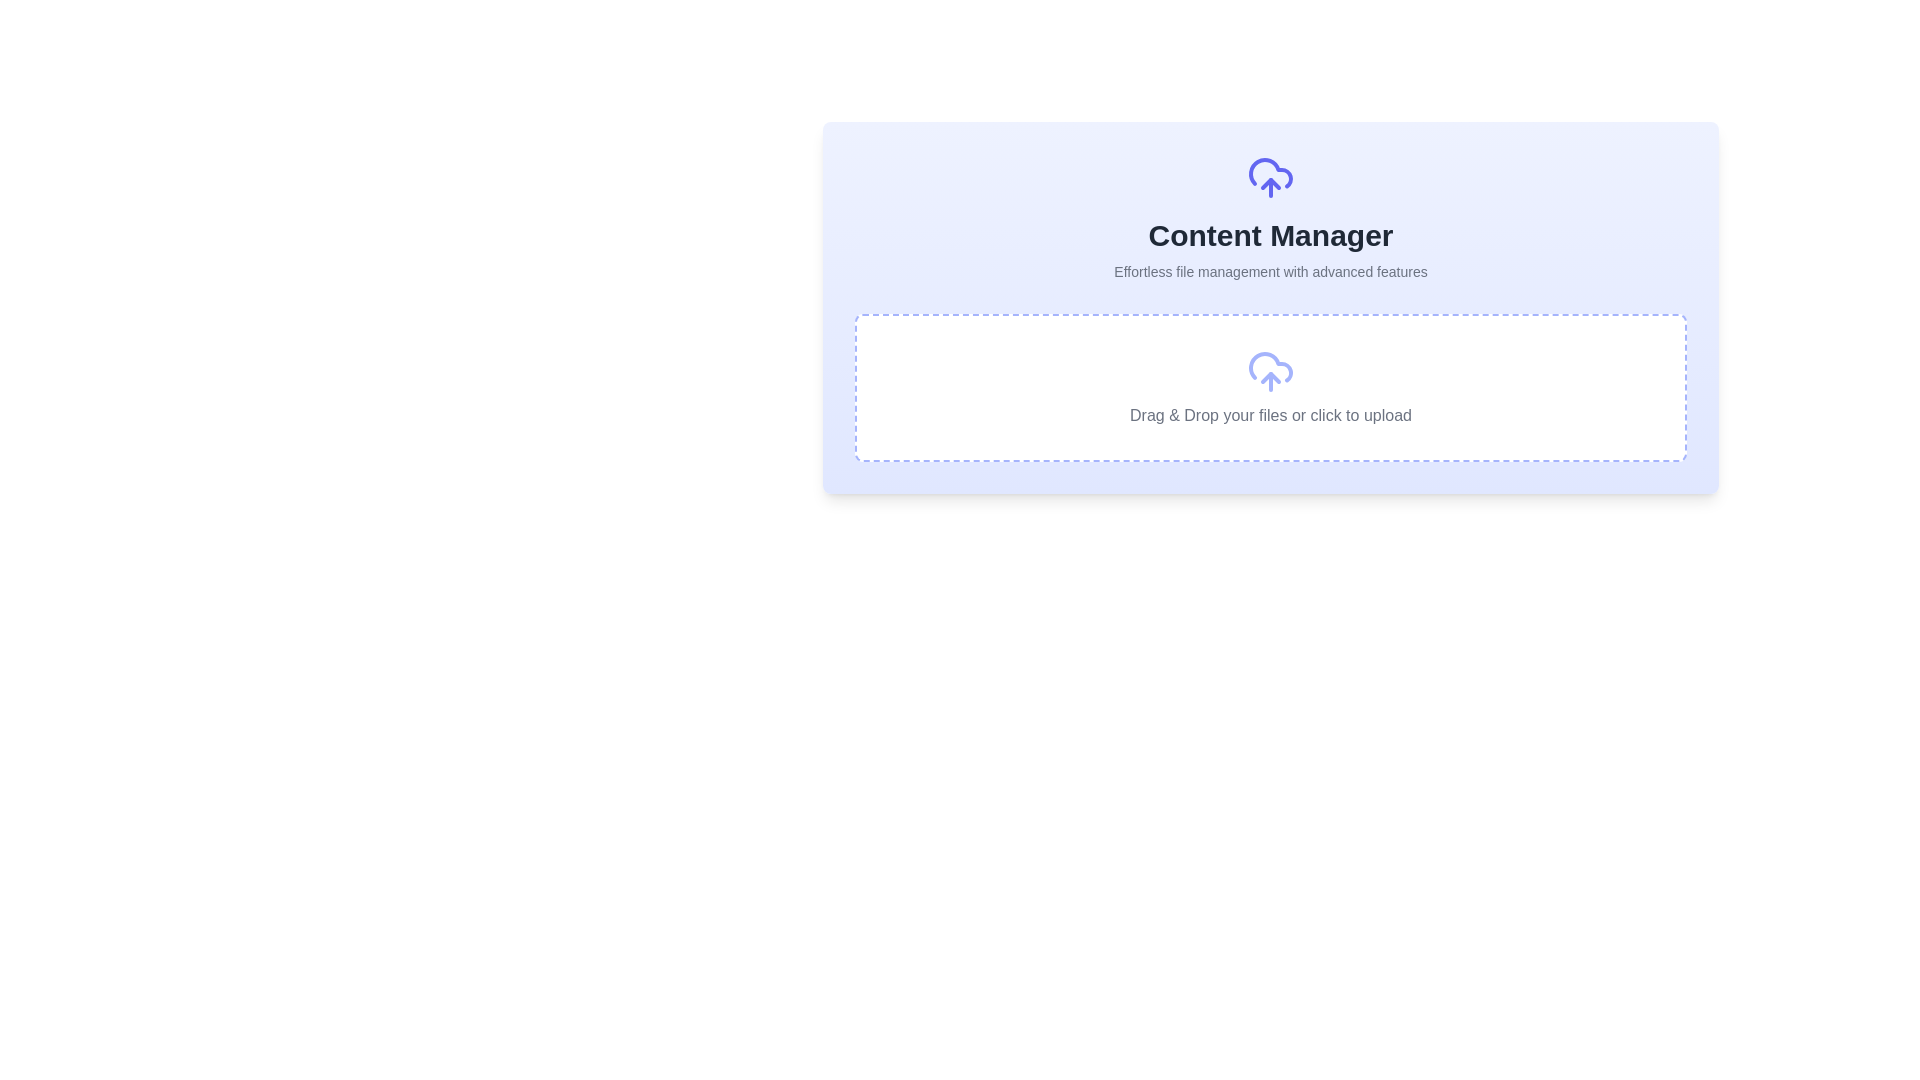  I want to click on the cloud-shaped icon with an upward arrow, which is located within the dashed-bordered upload box, positioned centrally above the prompt text 'Drag & Drop your files or click to upload', so click(1270, 371).